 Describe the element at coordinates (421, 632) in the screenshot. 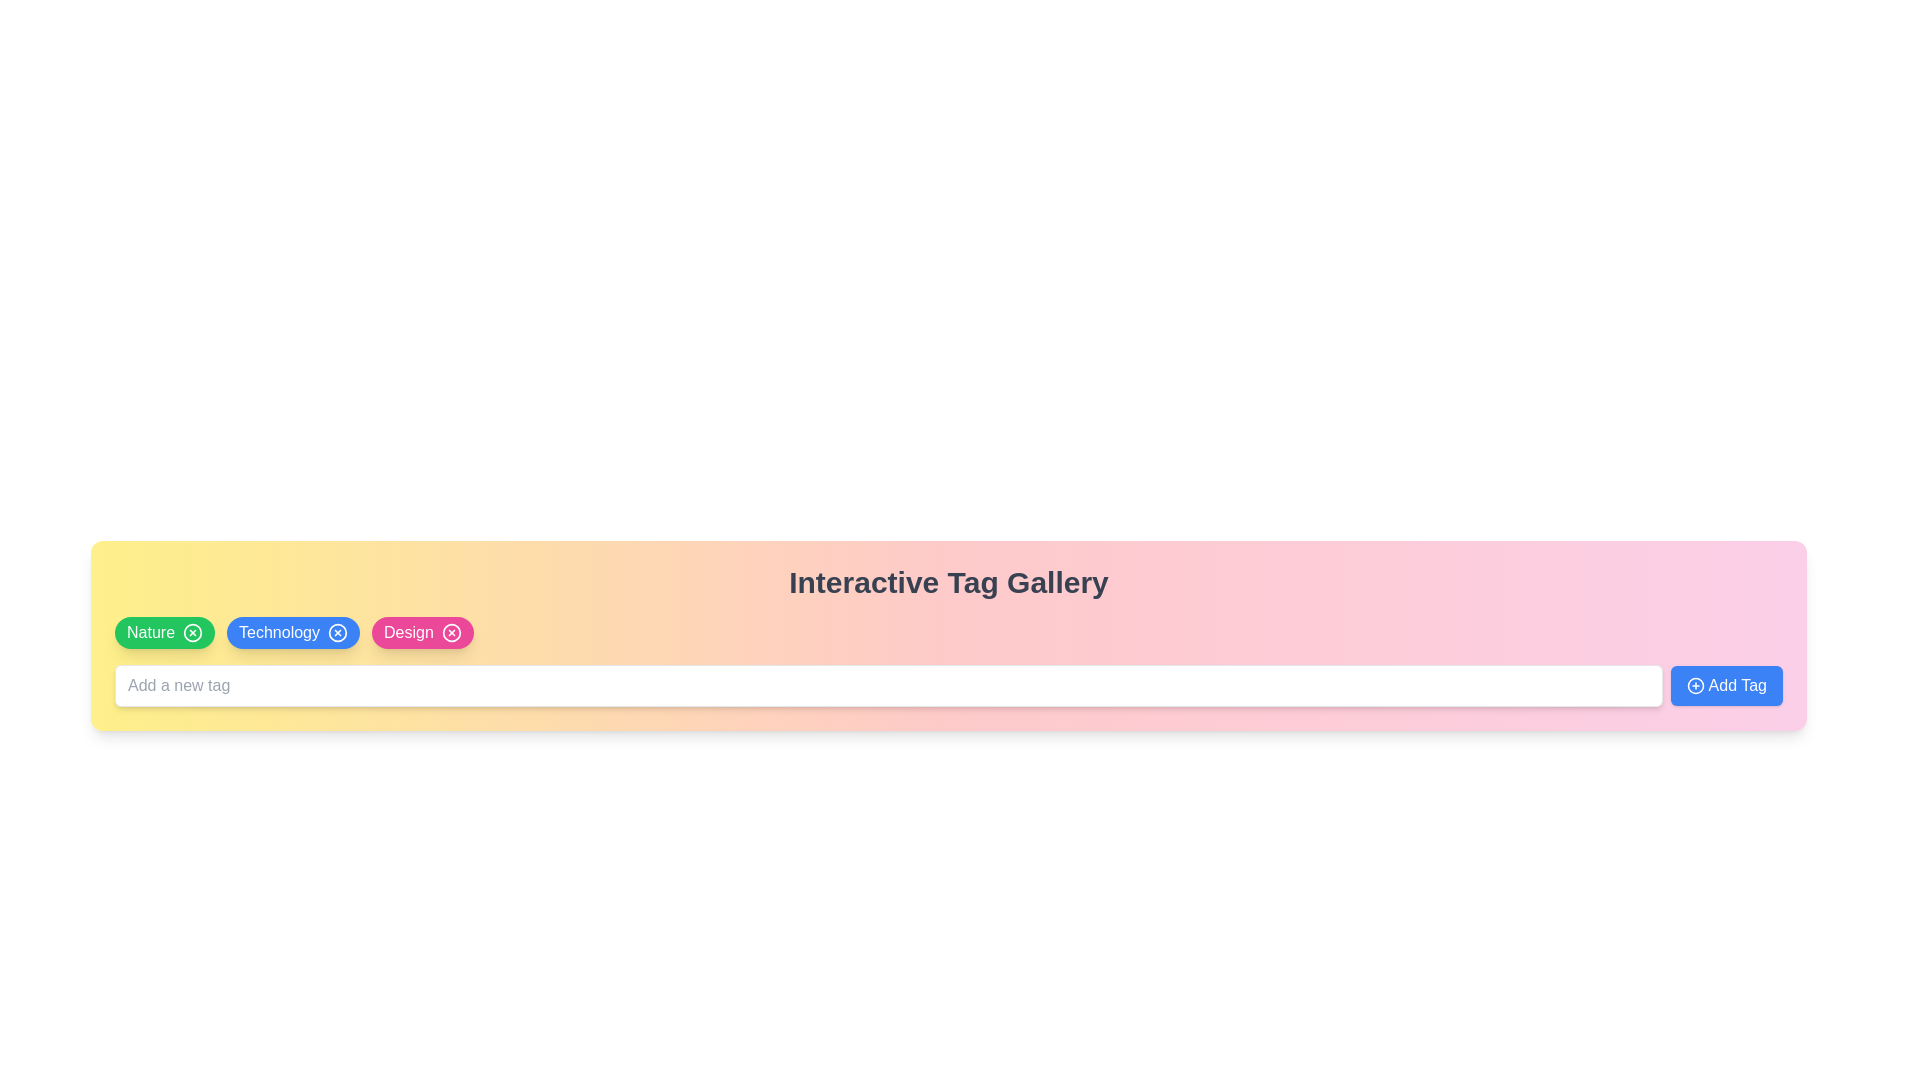

I see `the 'Design' tag, which is the third tag from the left` at that location.